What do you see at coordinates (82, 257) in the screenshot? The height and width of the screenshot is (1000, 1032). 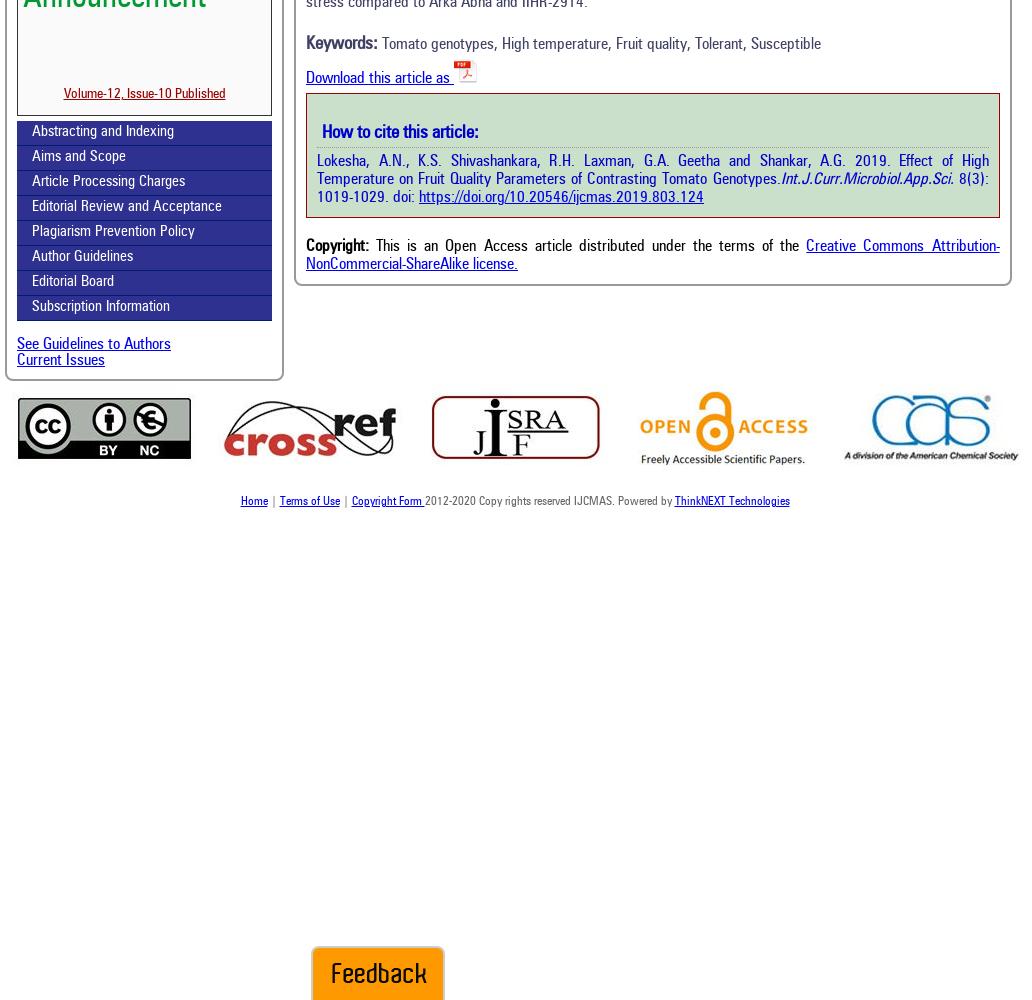 I see `'Author Guidelines'` at bounding box center [82, 257].